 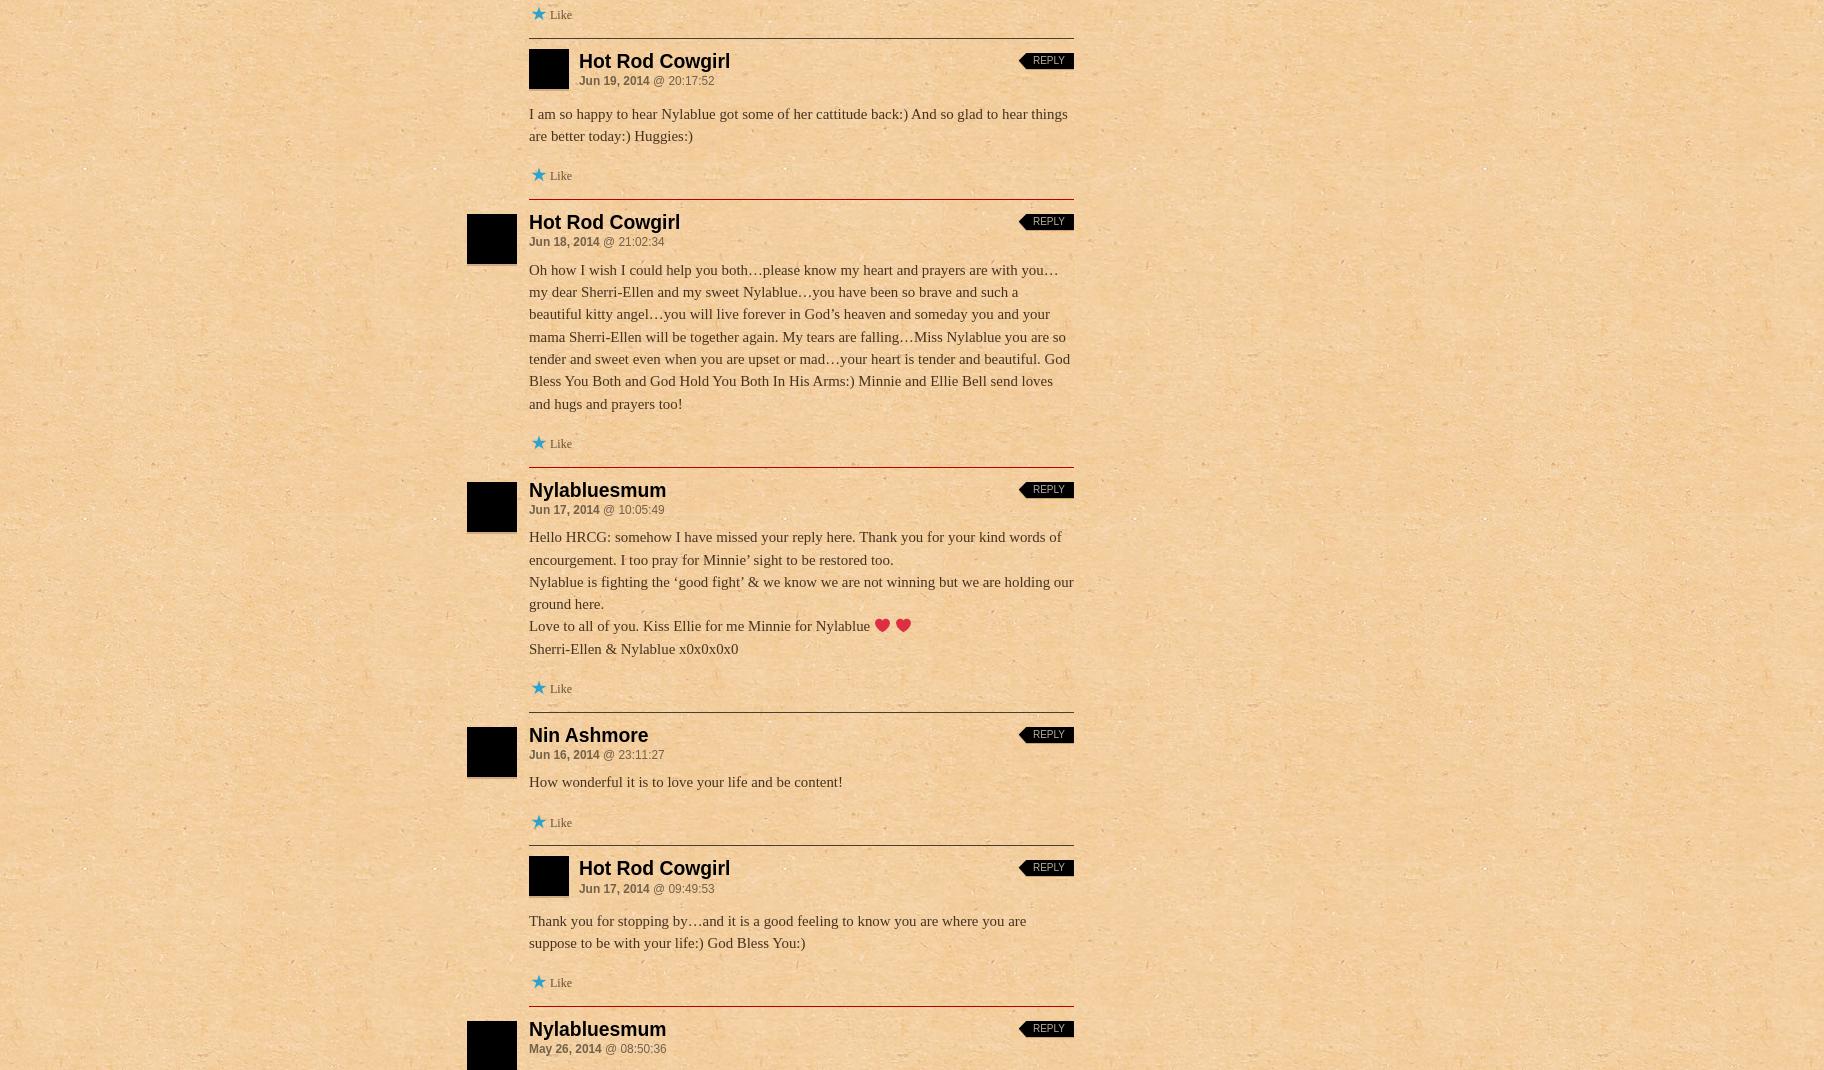 What do you see at coordinates (598, 753) in the screenshot?
I see `'@ 23:11:27'` at bounding box center [598, 753].